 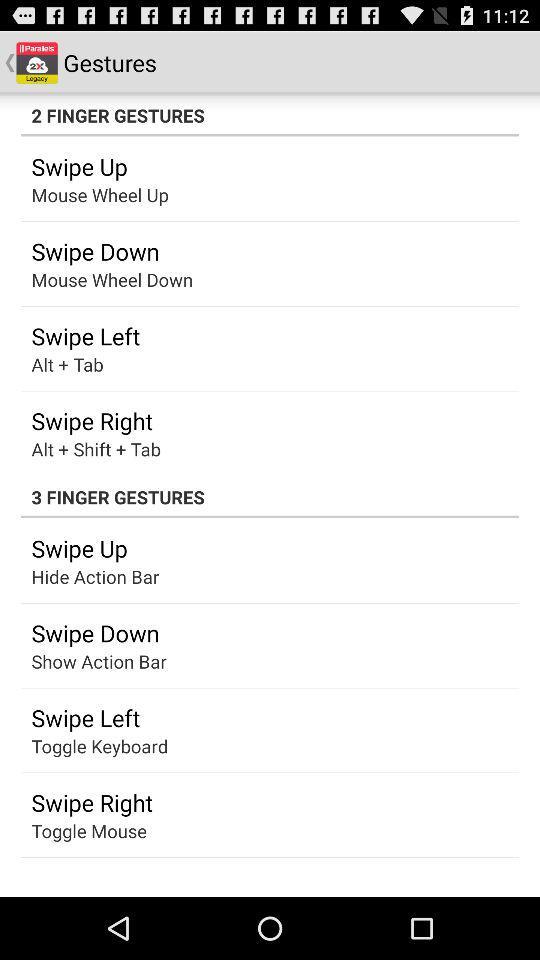 I want to click on the icon below the swipe down item, so click(x=79, y=661).